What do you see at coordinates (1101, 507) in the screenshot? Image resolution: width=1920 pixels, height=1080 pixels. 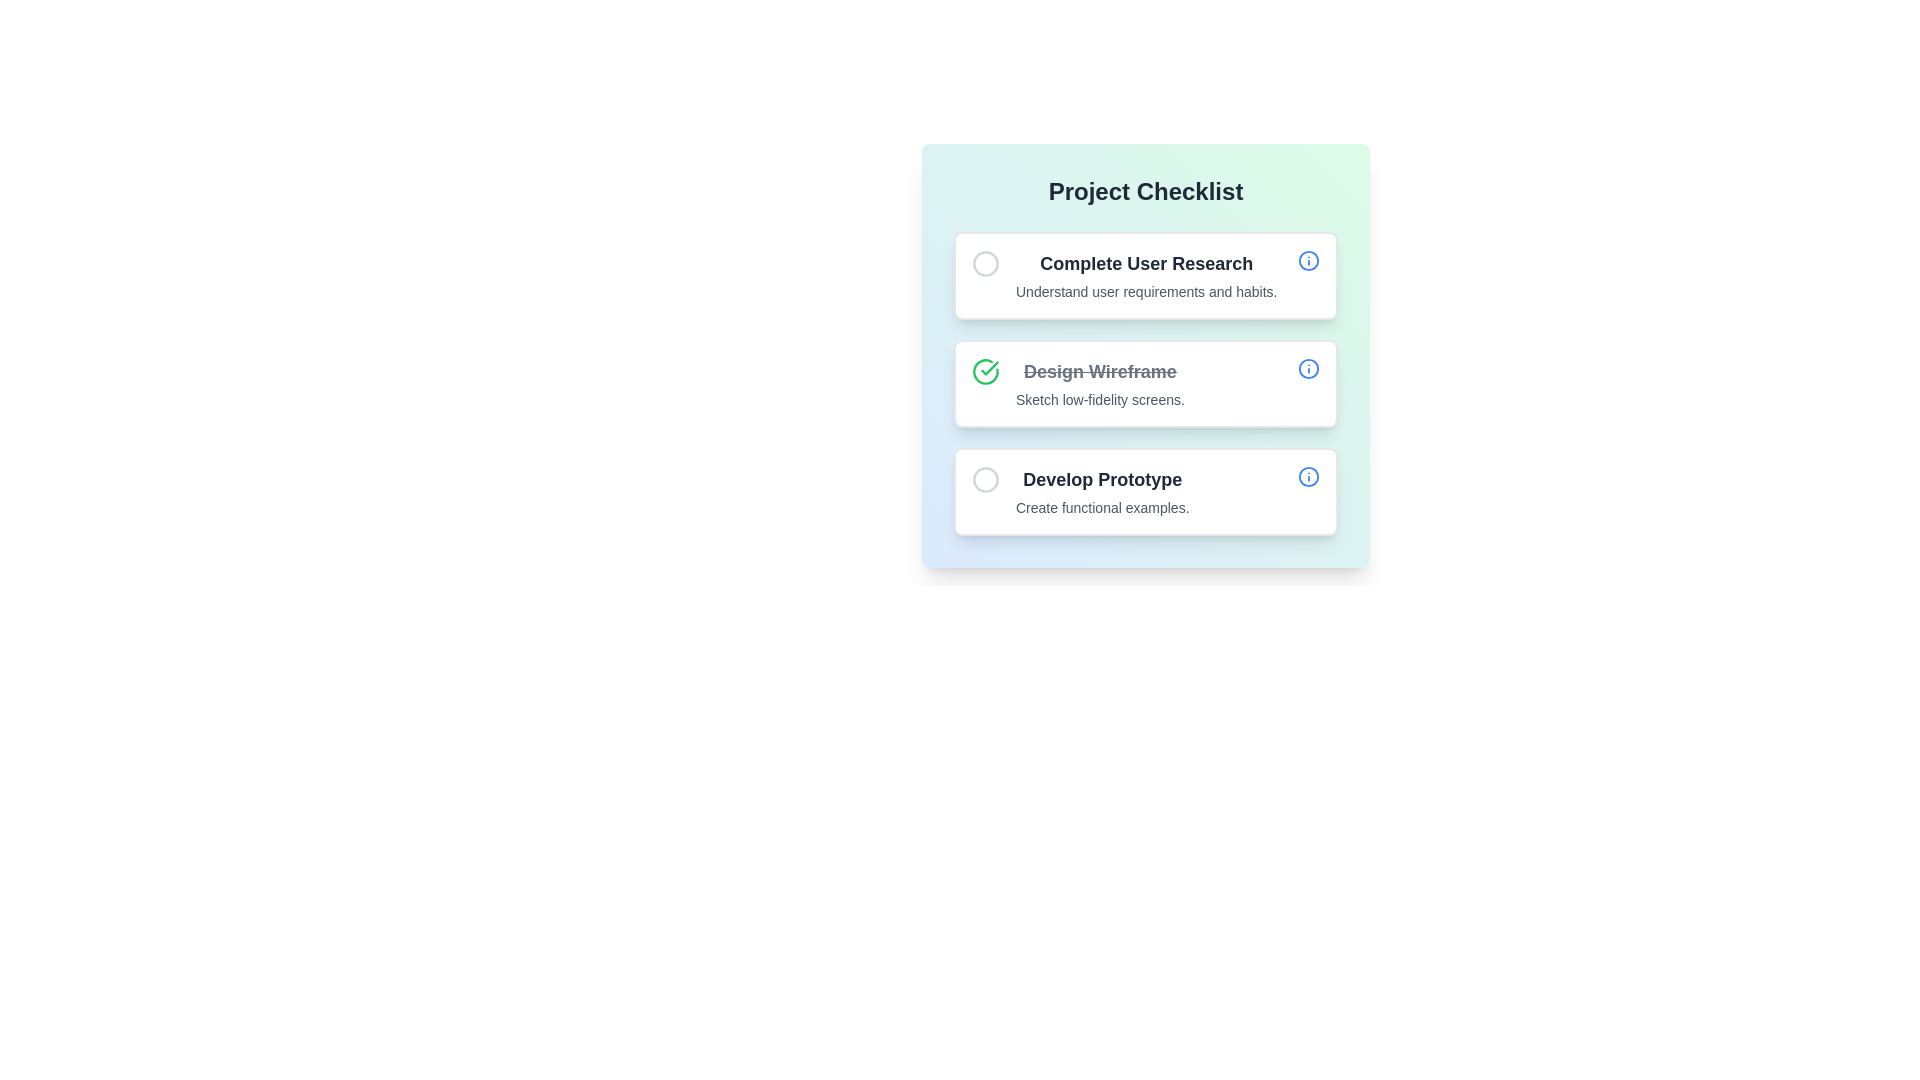 I see `the Text label providing additional information related to 'Develop Prototype' in the Project Checklist section` at bounding box center [1101, 507].